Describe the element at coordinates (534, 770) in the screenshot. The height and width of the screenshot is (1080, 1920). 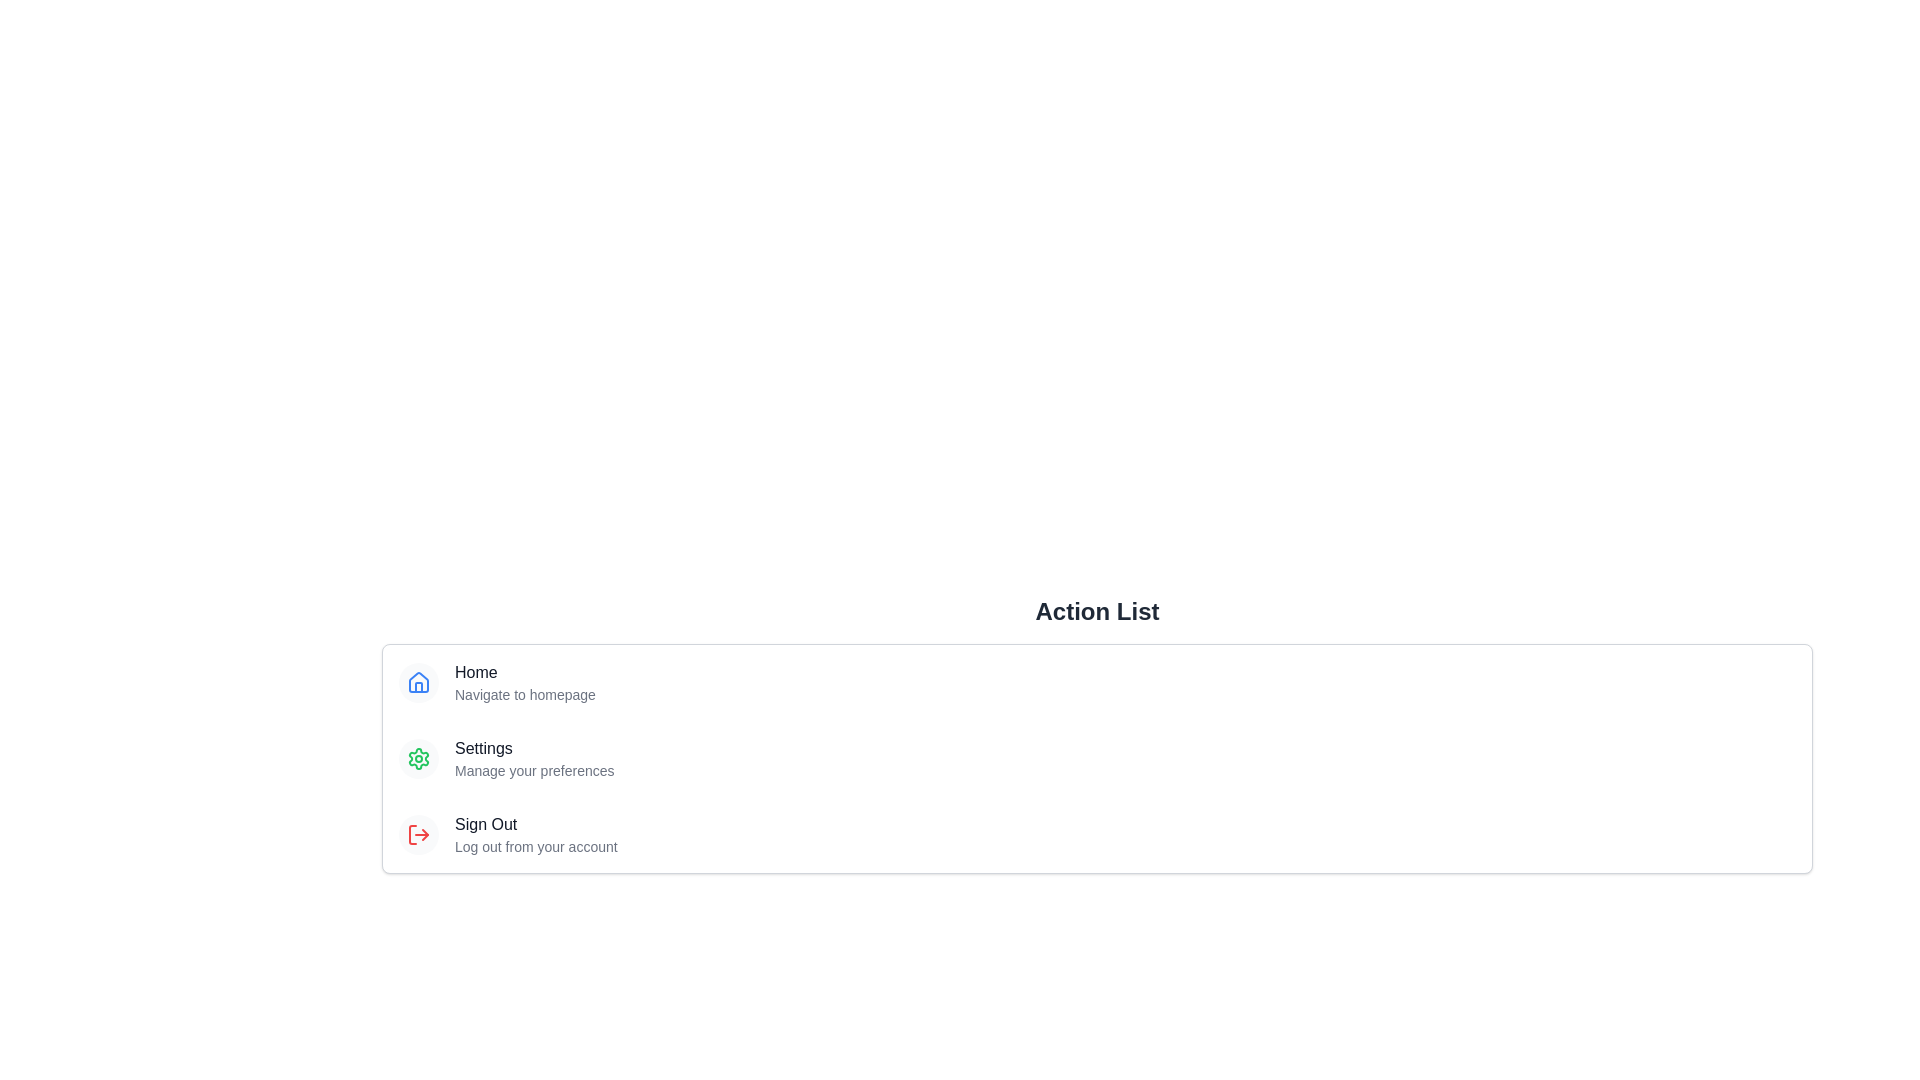
I see `the descriptive text label that provides supplementary information regarding the 'Settings' section, positioned beneath the 'Settings' text` at that location.